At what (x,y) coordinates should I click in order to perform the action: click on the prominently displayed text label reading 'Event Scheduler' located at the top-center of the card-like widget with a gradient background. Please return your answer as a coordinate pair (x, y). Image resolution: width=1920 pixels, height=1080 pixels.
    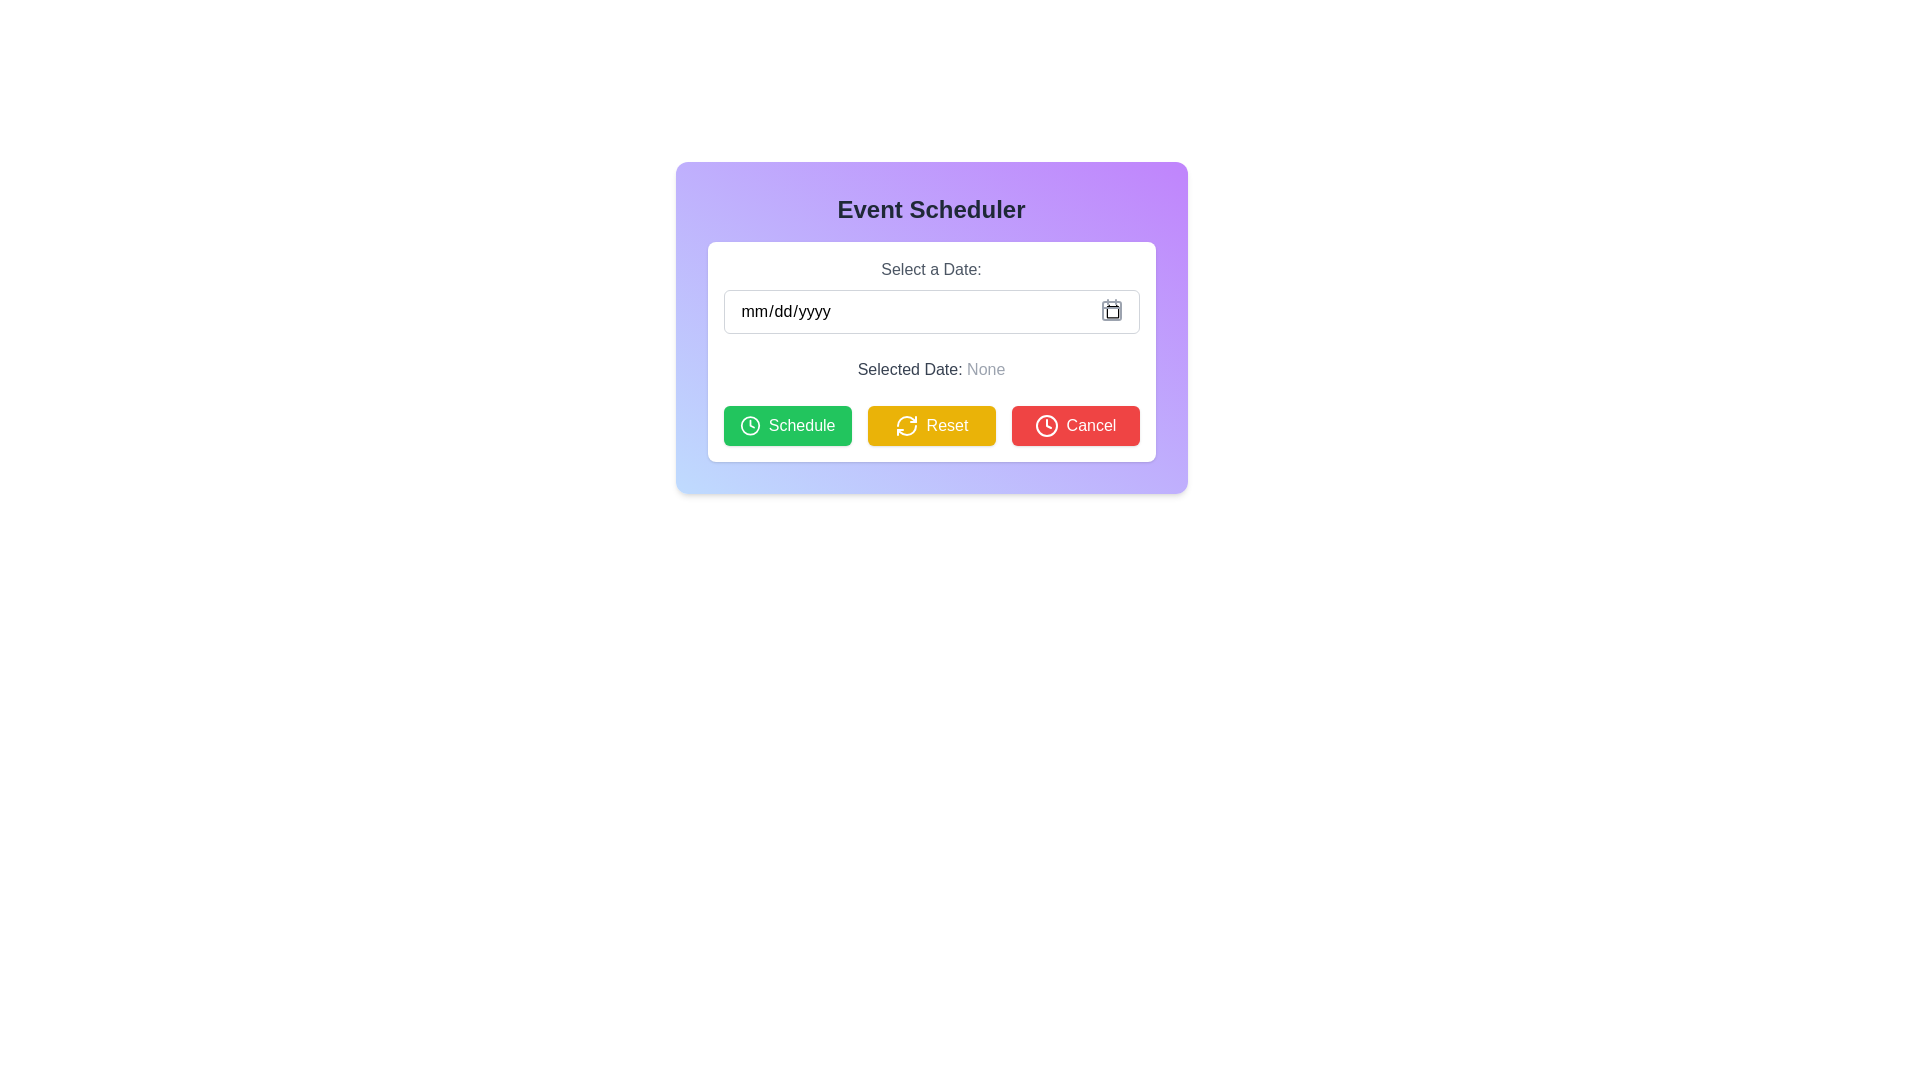
    Looking at the image, I should click on (930, 209).